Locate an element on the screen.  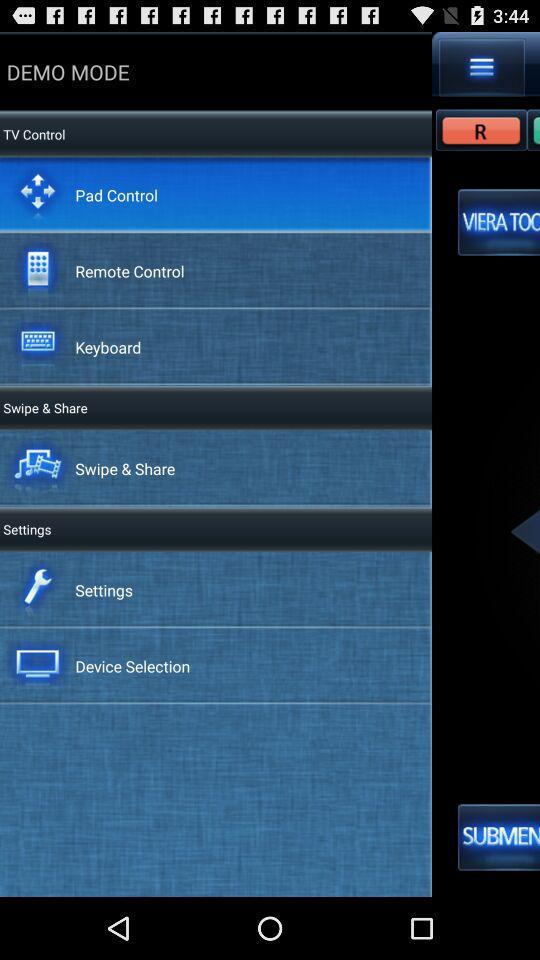
remote control app is located at coordinates (129, 269).